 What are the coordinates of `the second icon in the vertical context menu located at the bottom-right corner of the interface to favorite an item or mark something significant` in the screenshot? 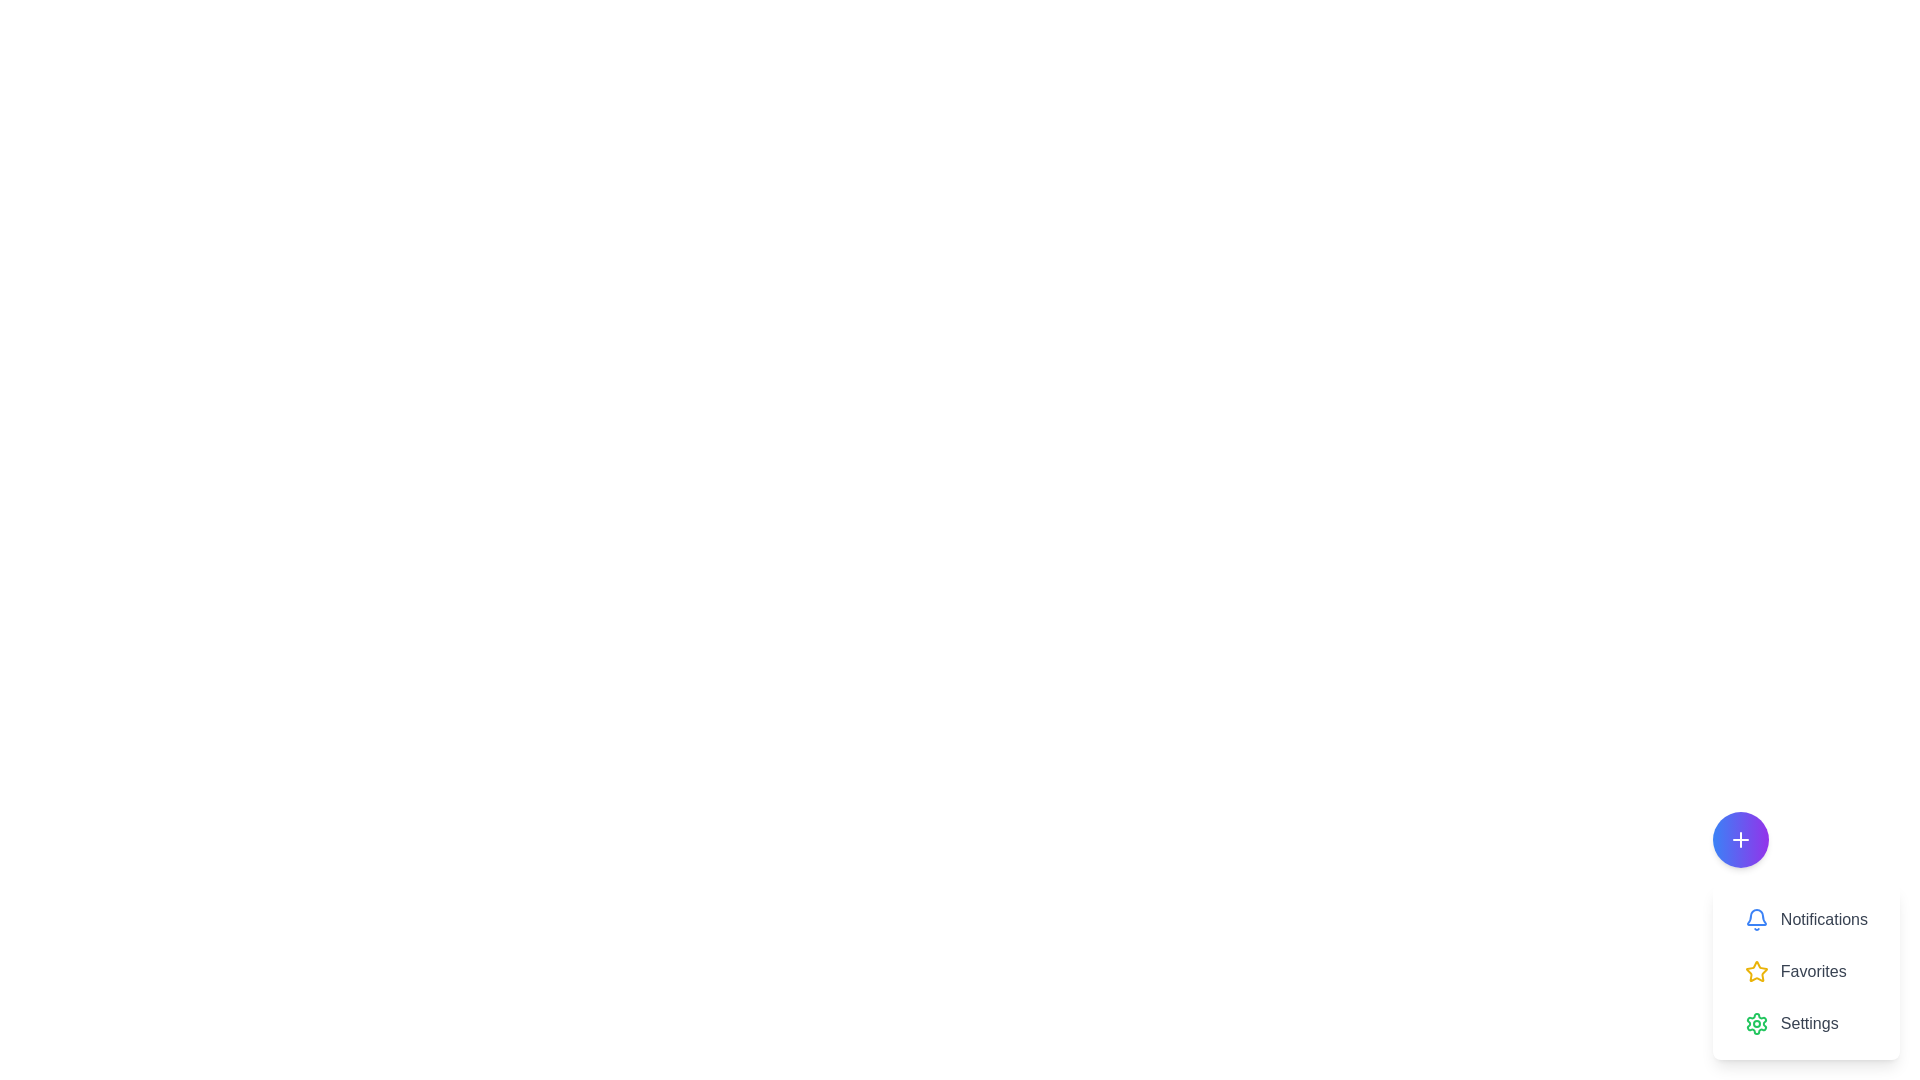 It's located at (1755, 970).